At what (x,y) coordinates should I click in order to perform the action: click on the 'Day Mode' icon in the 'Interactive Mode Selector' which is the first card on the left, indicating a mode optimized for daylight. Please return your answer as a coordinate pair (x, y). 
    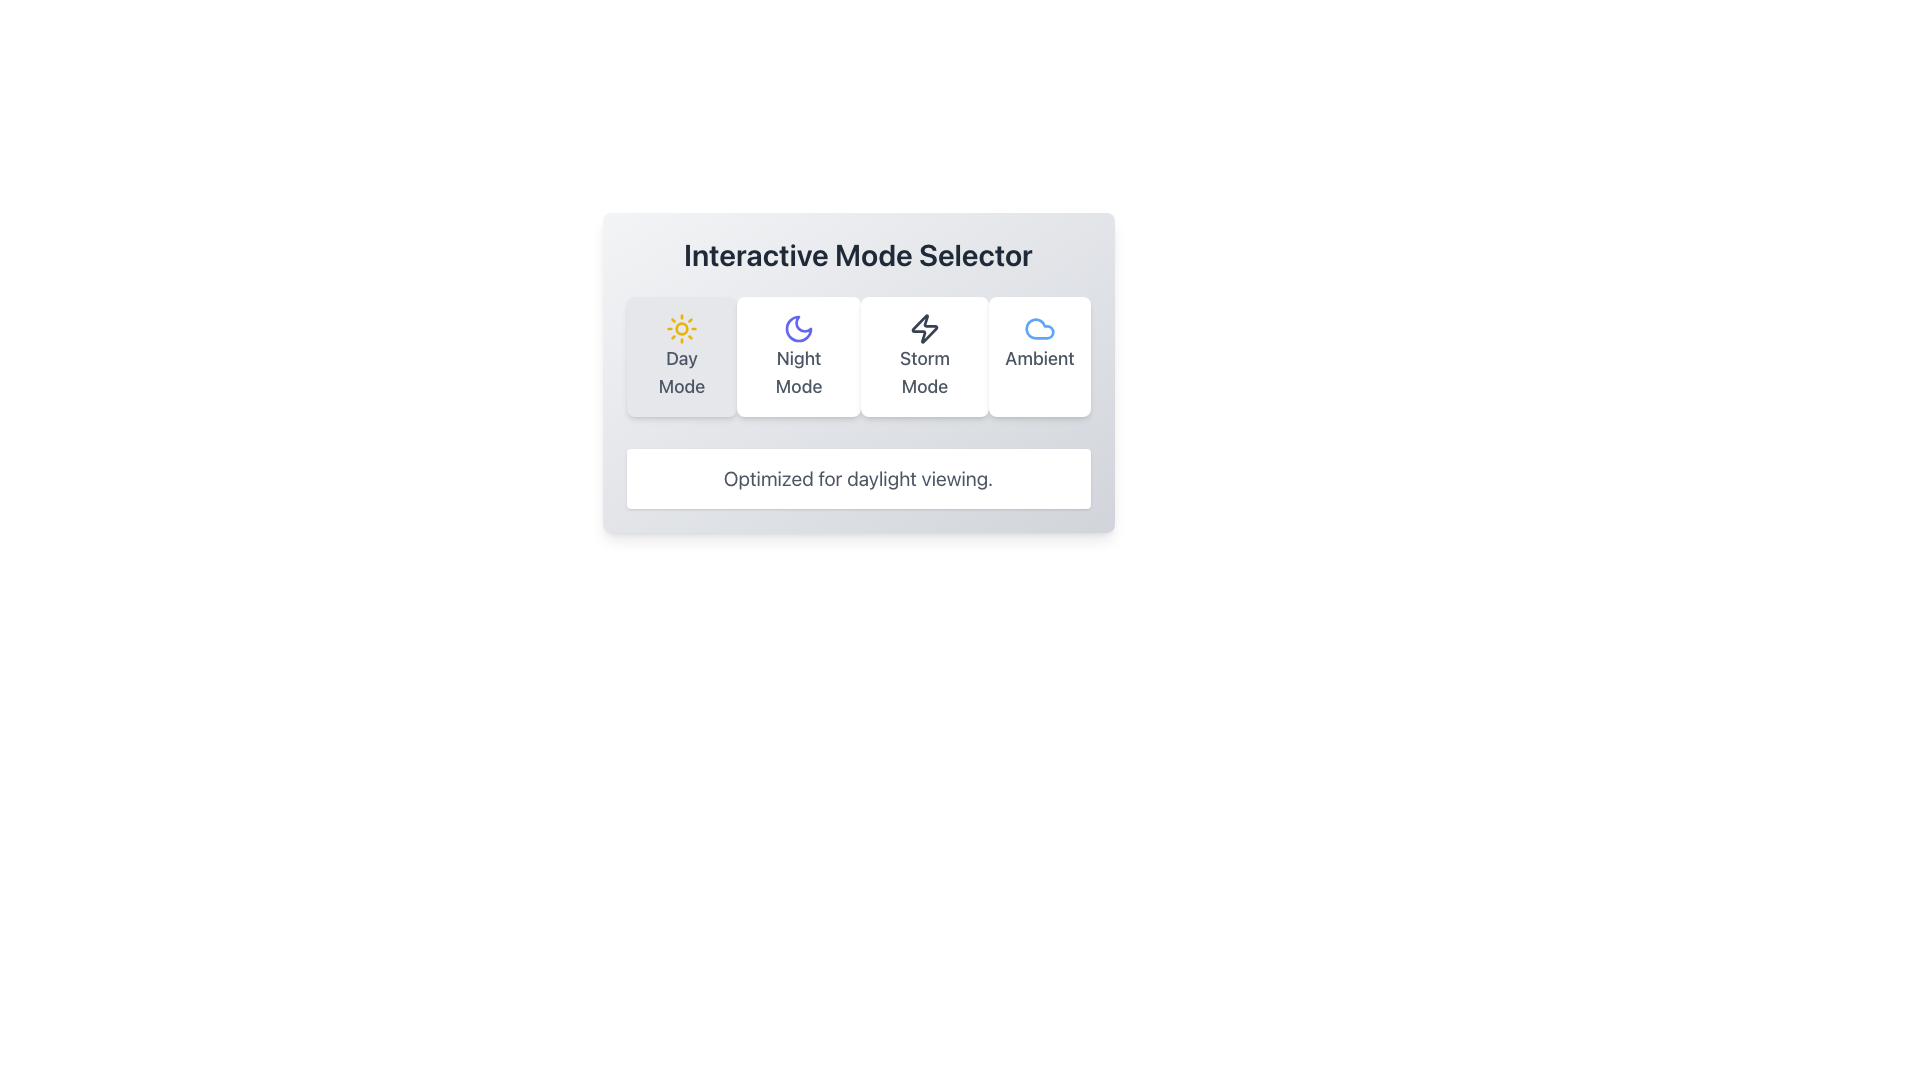
    Looking at the image, I should click on (681, 327).